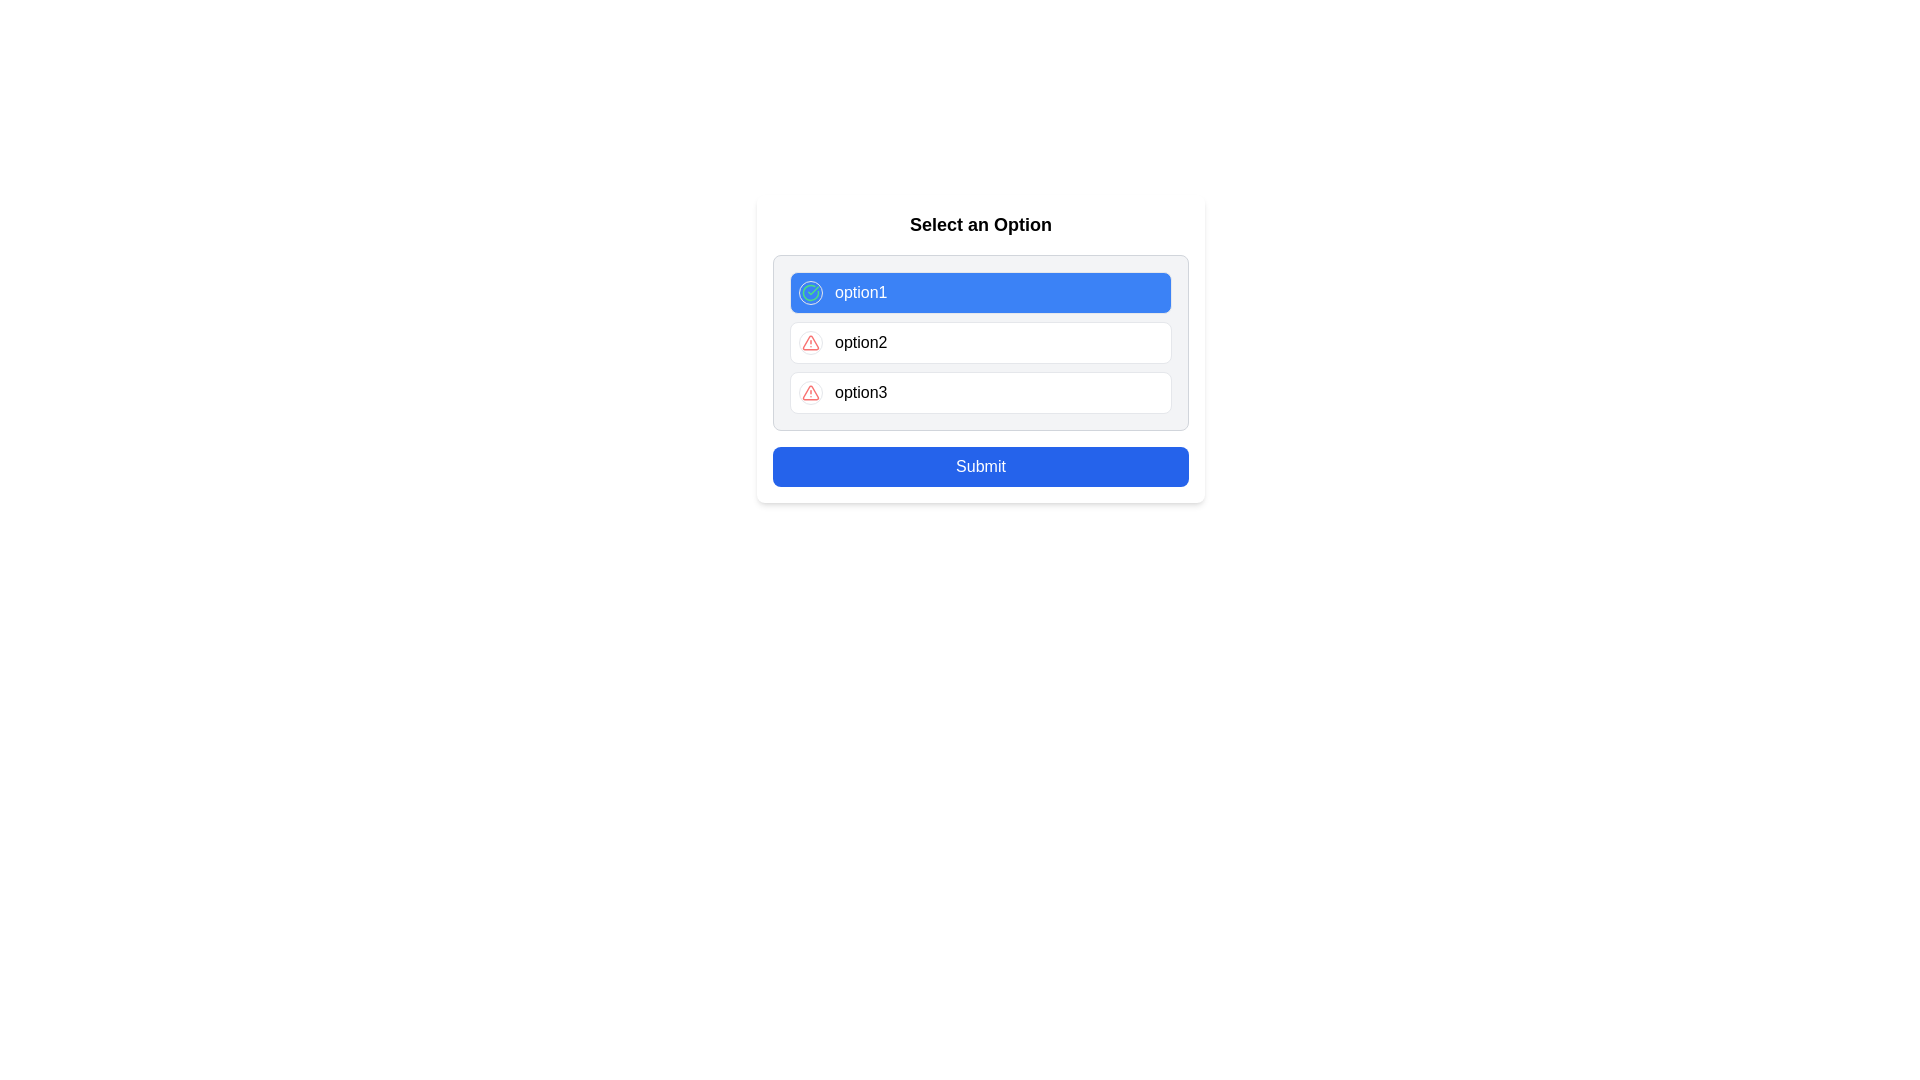  Describe the element at coordinates (980, 466) in the screenshot. I see `the 'Submit' button located at the bottom of the form, which has a dark blue background and white text` at that location.